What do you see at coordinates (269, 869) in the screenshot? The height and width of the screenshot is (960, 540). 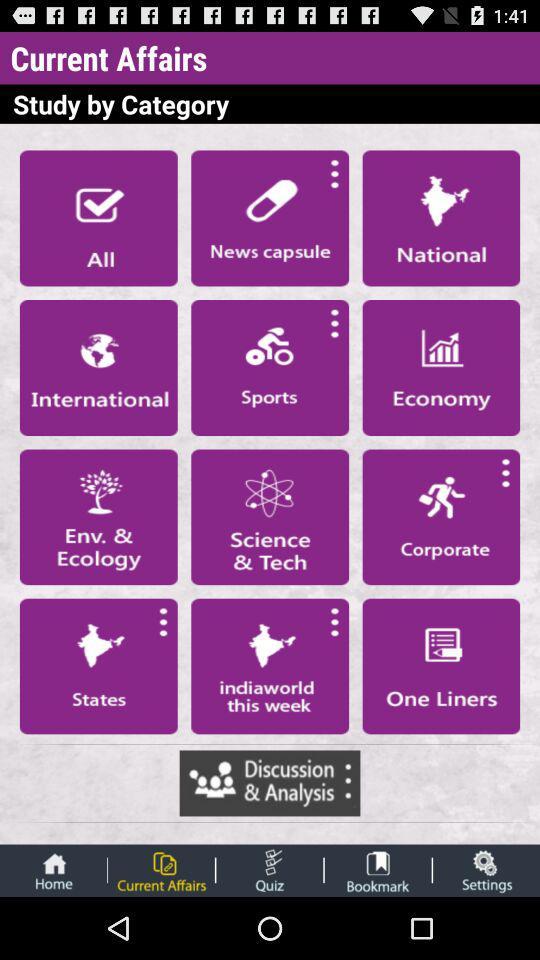 I see `etc` at bounding box center [269, 869].